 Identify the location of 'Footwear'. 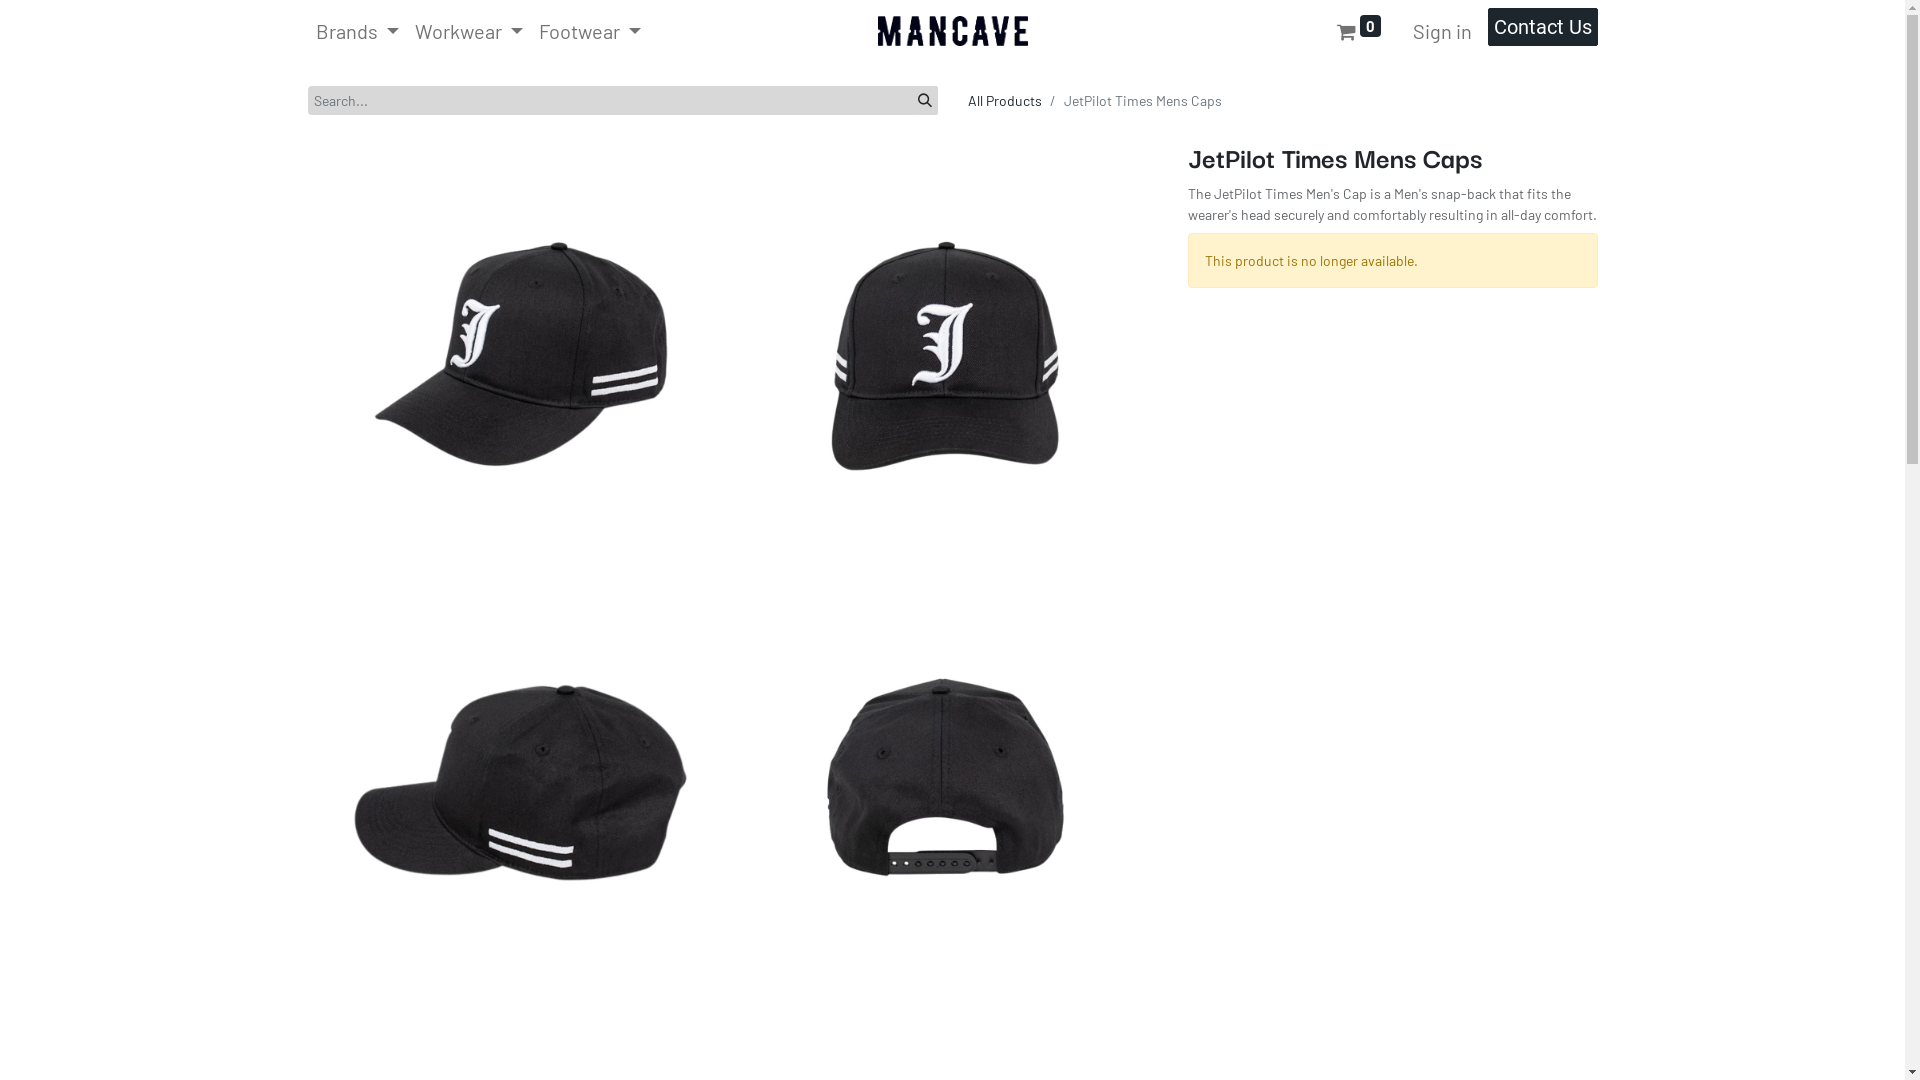
(589, 30).